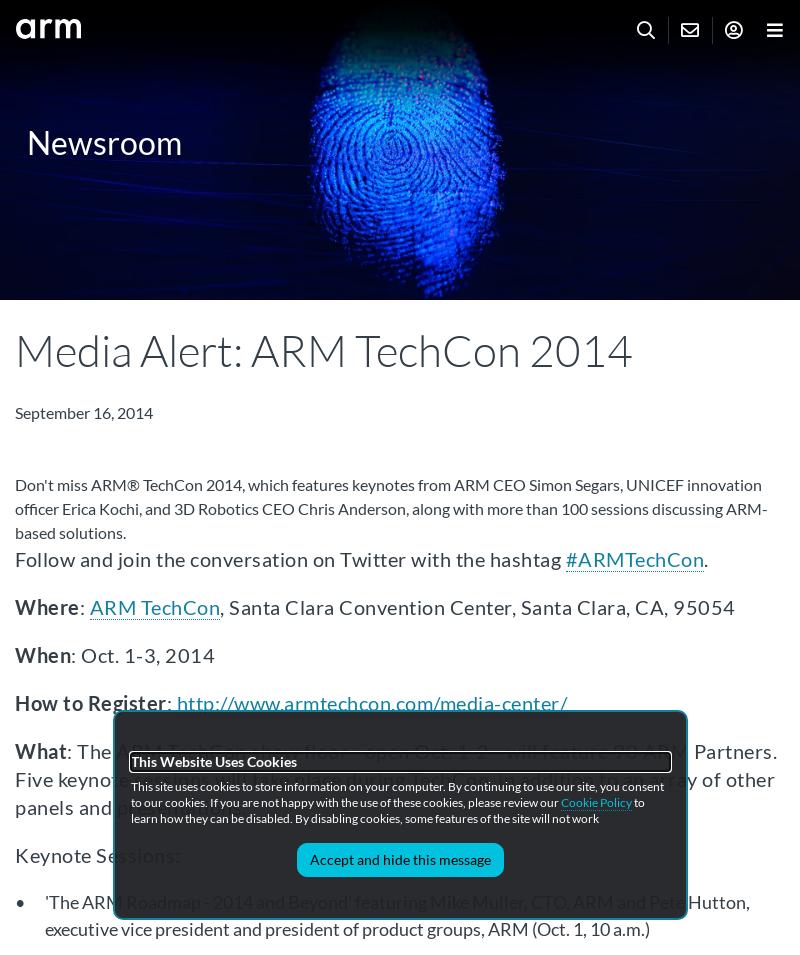 This screenshot has height=955, width=800. Describe the element at coordinates (323, 349) in the screenshot. I see `'Media Alert: ARM TechCon 2014'` at that location.